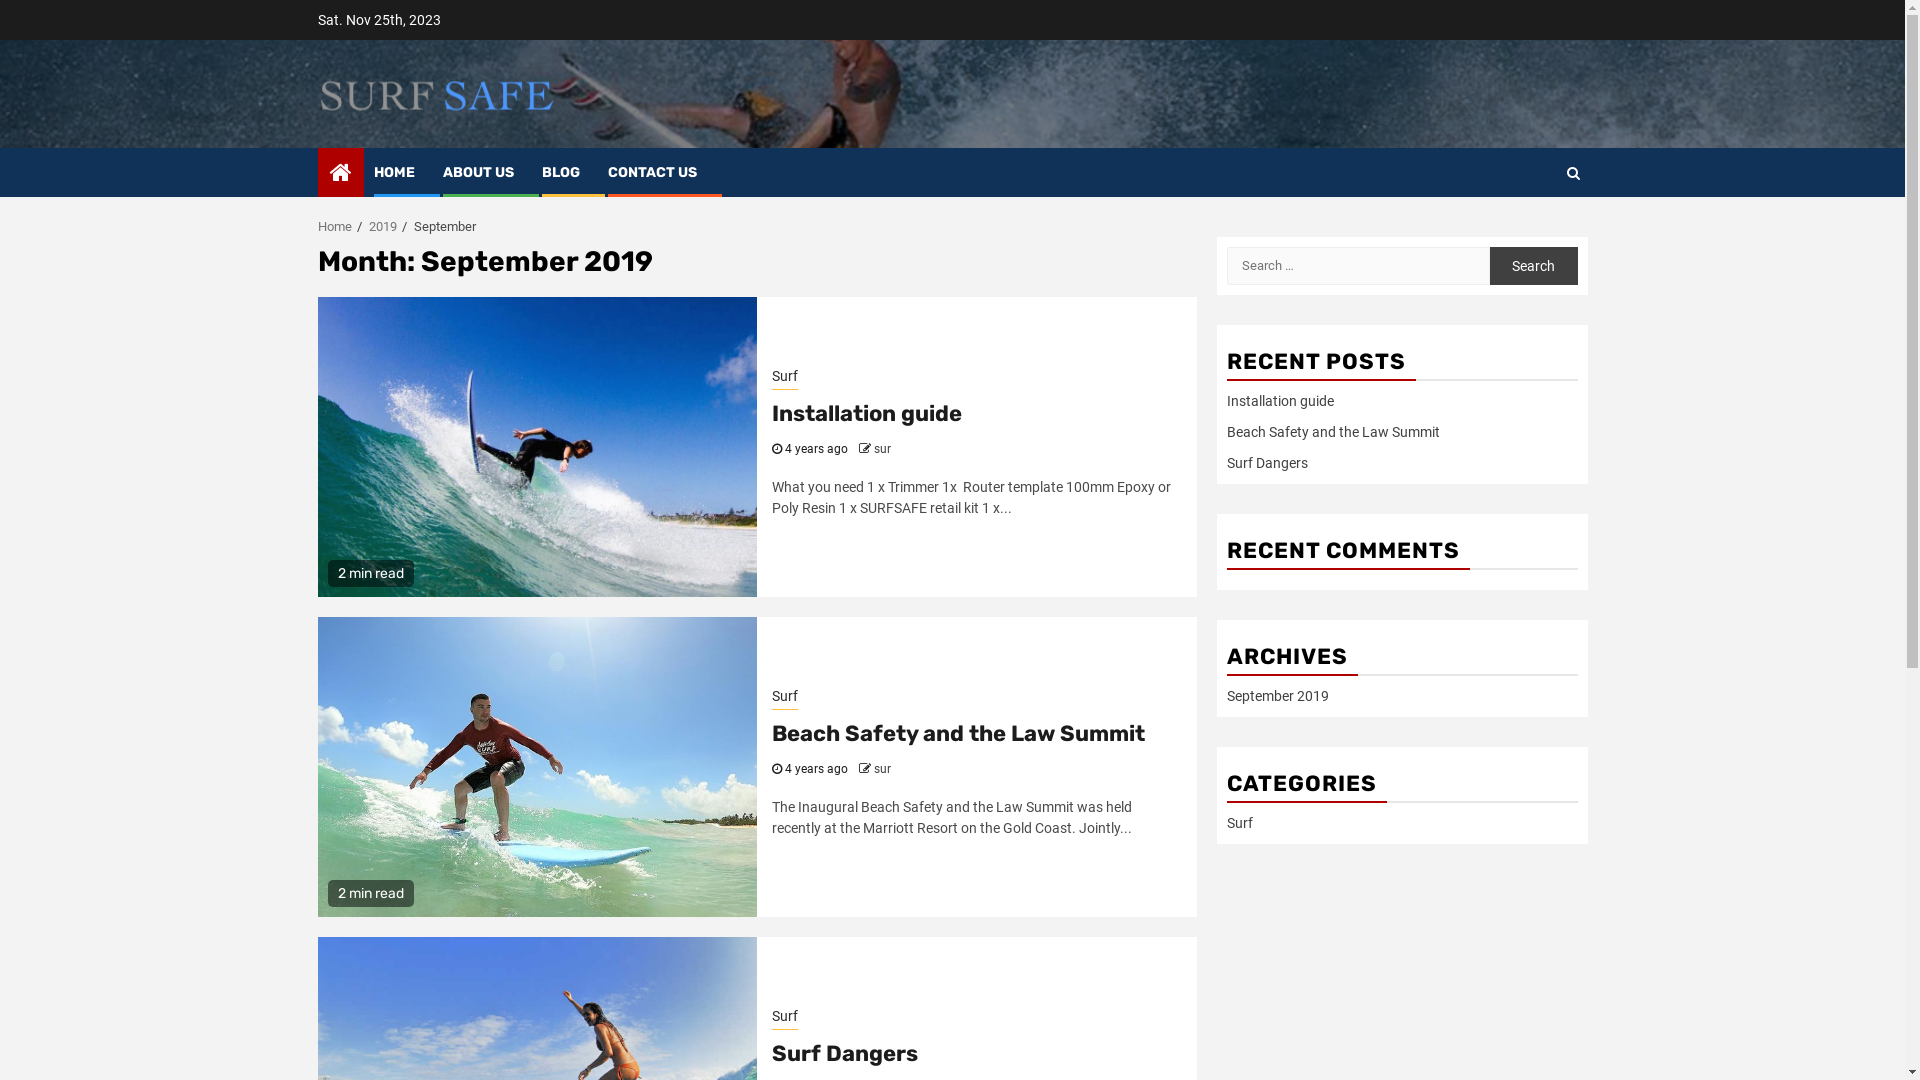 The width and height of the screenshot is (1920, 1080). What do you see at coordinates (476, 171) in the screenshot?
I see `'ABOUT US'` at bounding box center [476, 171].